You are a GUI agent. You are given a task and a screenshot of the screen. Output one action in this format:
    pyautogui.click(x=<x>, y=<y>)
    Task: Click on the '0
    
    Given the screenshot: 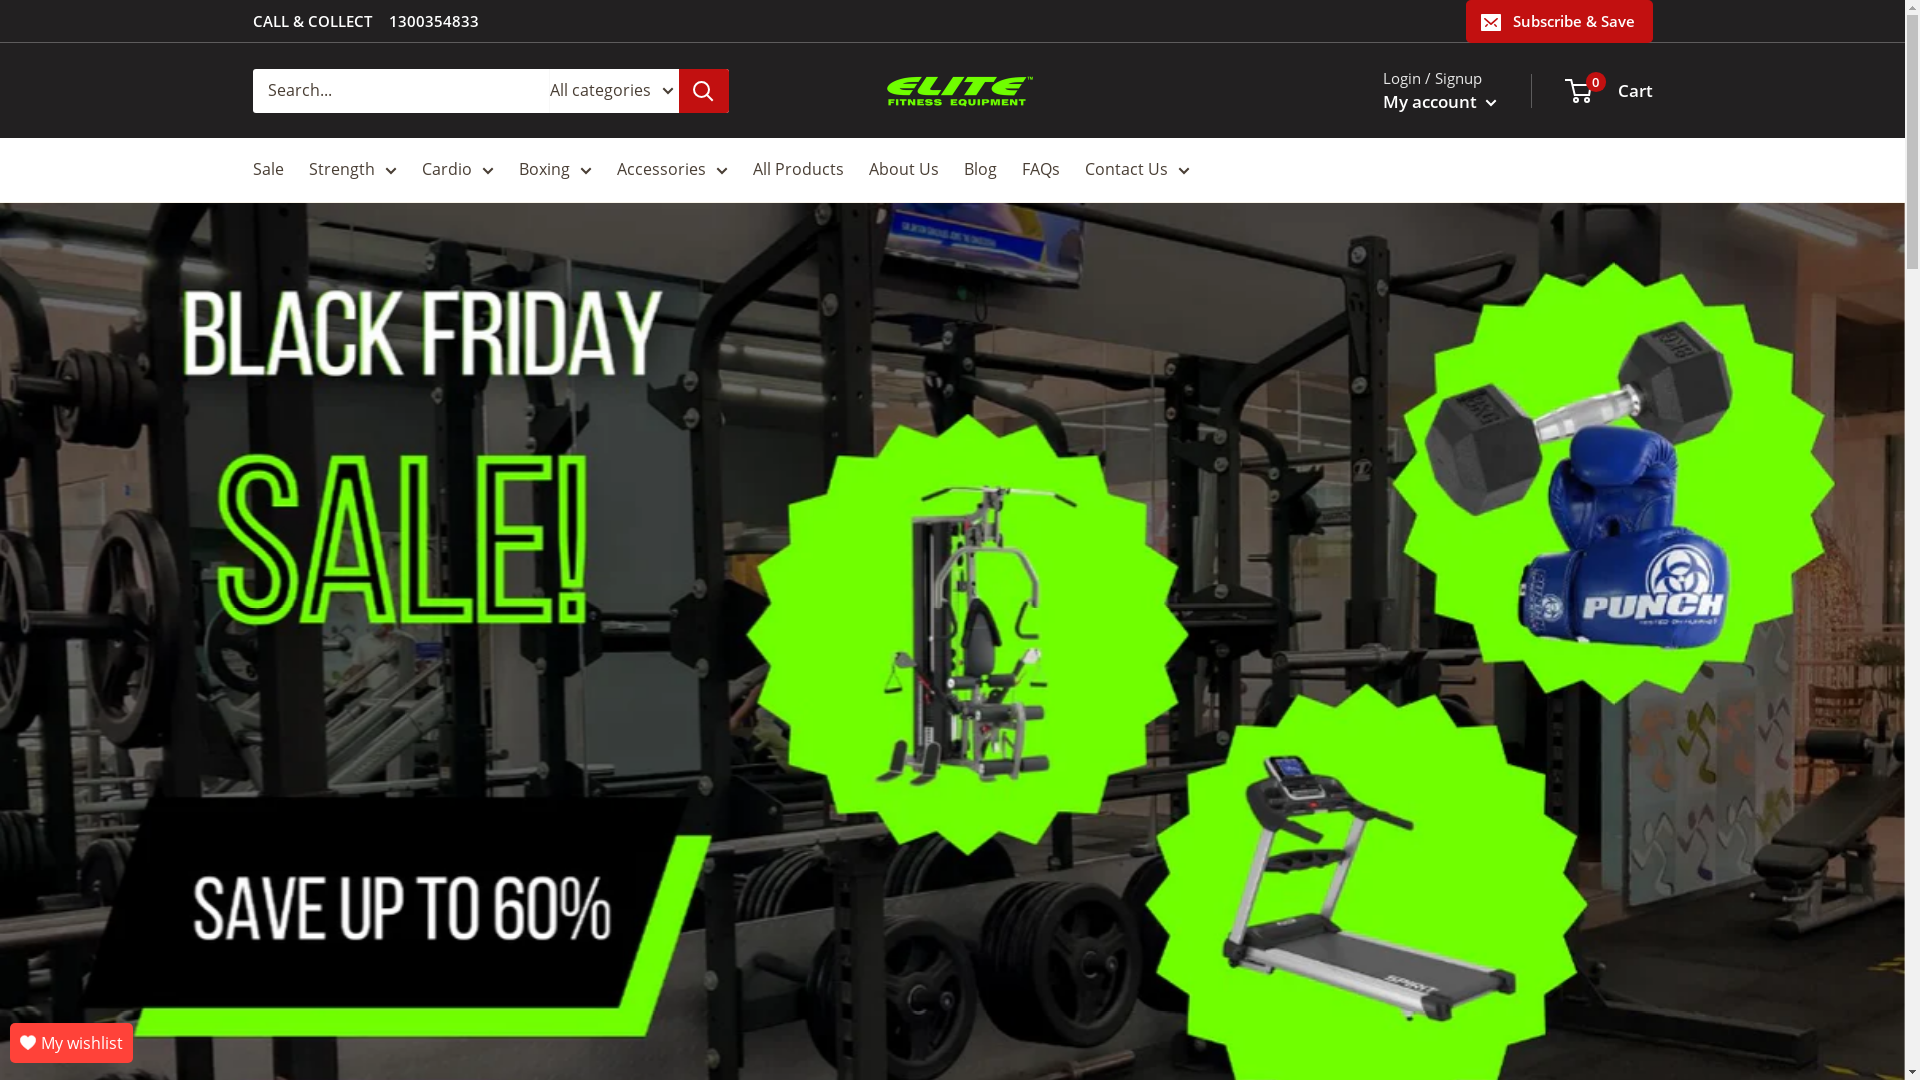 What is the action you would take?
    pyautogui.click(x=1608, y=91)
    